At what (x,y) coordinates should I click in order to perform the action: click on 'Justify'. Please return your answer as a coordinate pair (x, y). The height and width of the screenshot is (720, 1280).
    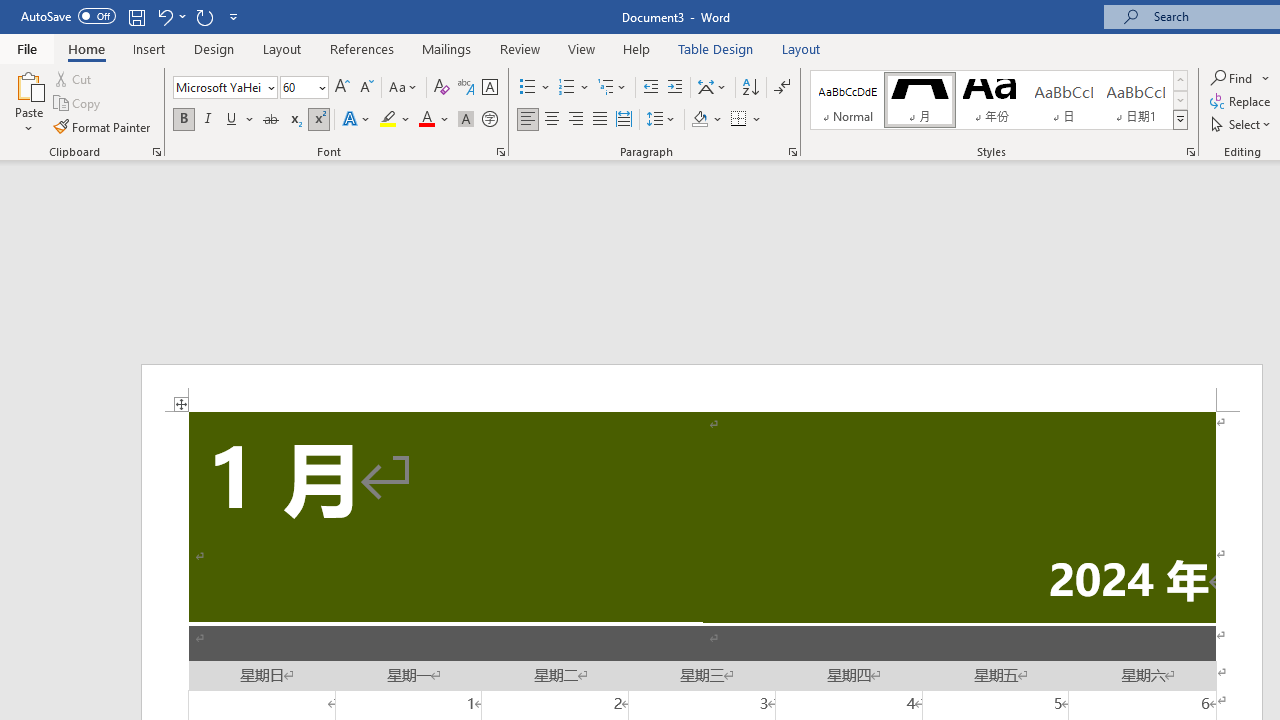
    Looking at the image, I should click on (598, 119).